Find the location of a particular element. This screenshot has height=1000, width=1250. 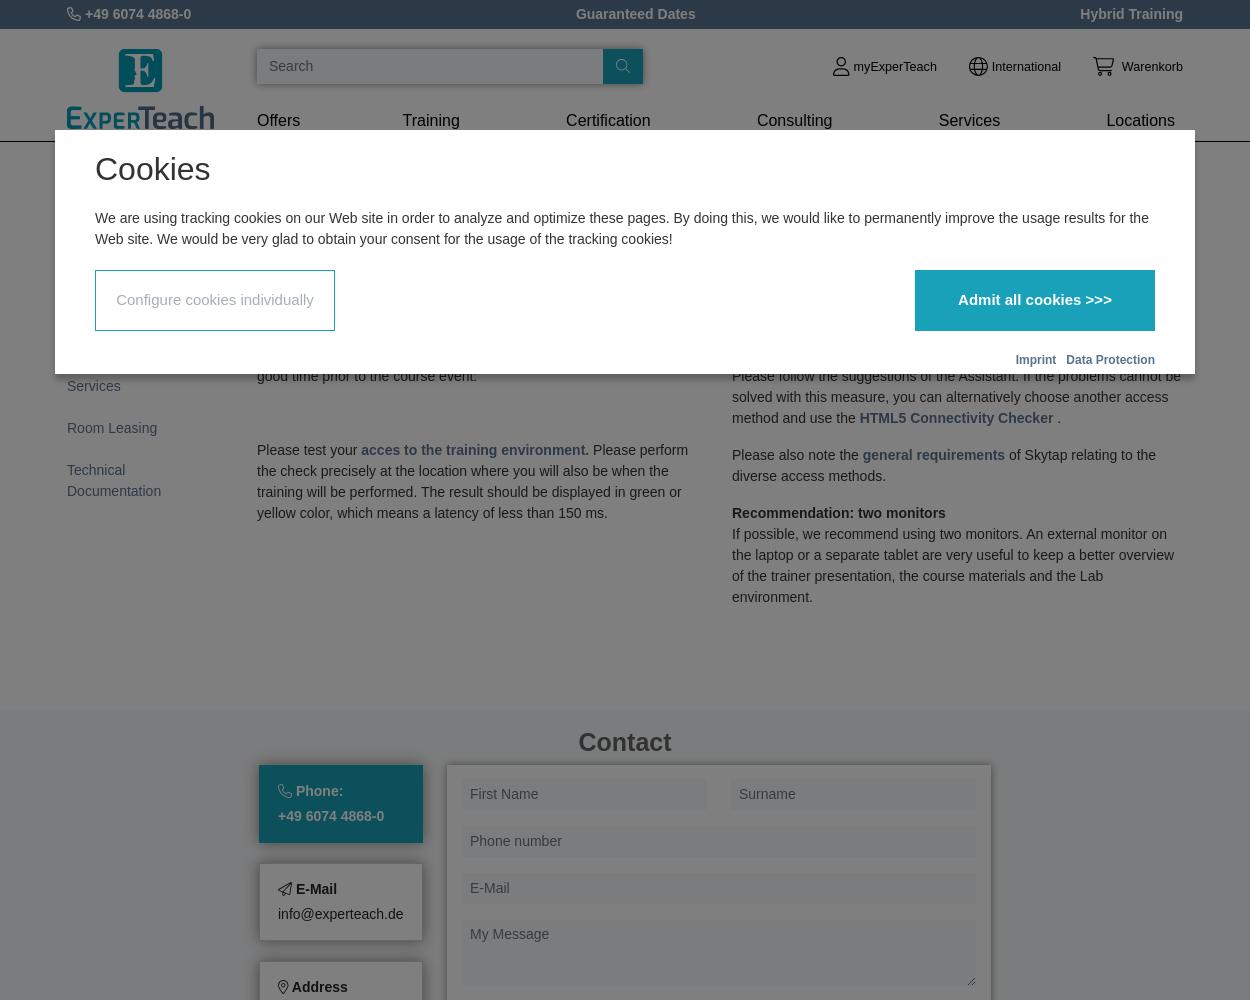

'Certification' is located at coordinates (607, 119).